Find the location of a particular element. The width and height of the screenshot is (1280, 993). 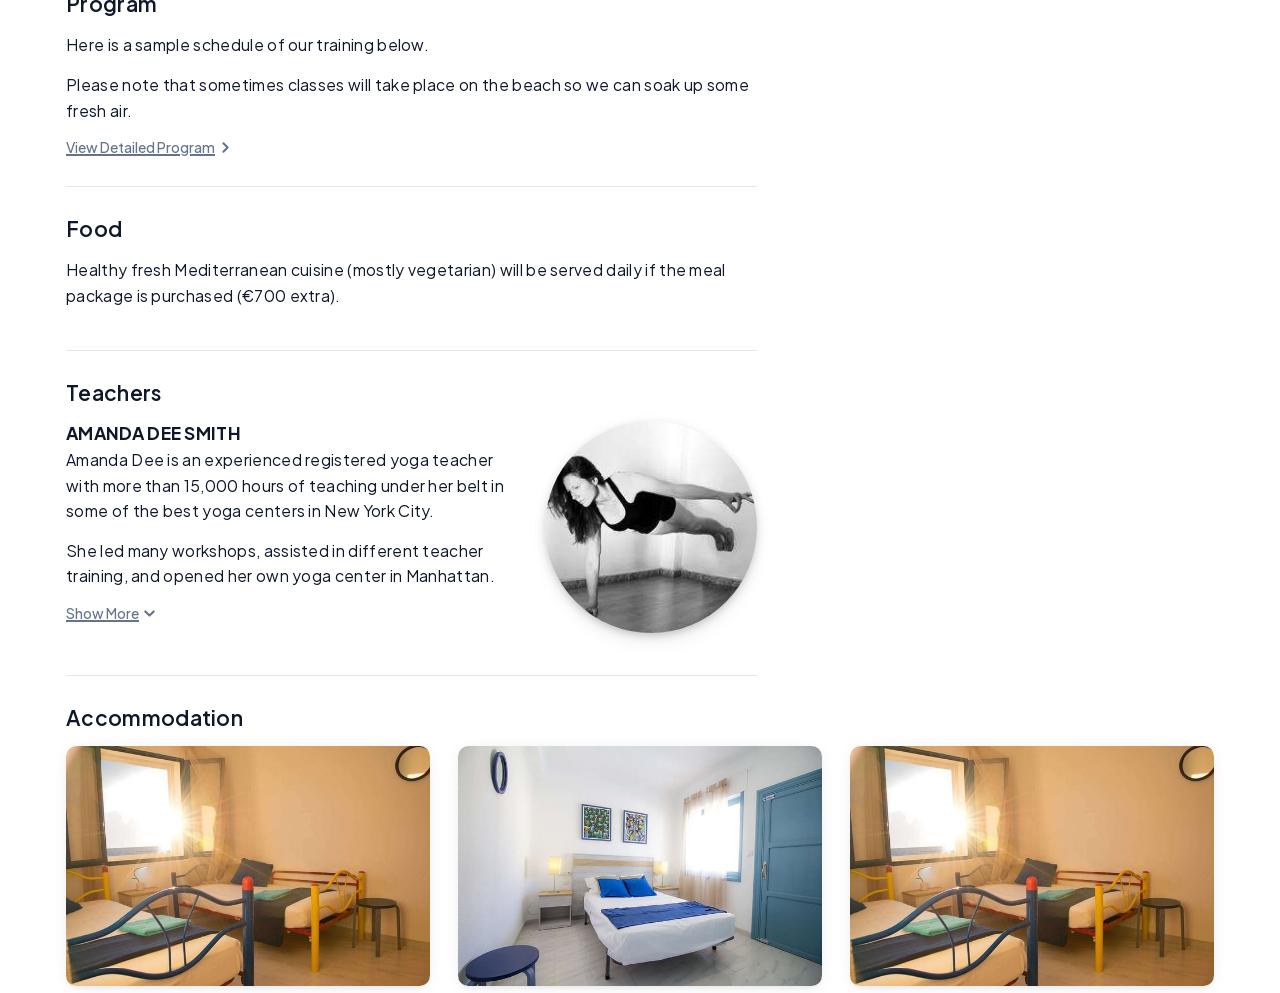

'Teachers' is located at coordinates (112, 391).